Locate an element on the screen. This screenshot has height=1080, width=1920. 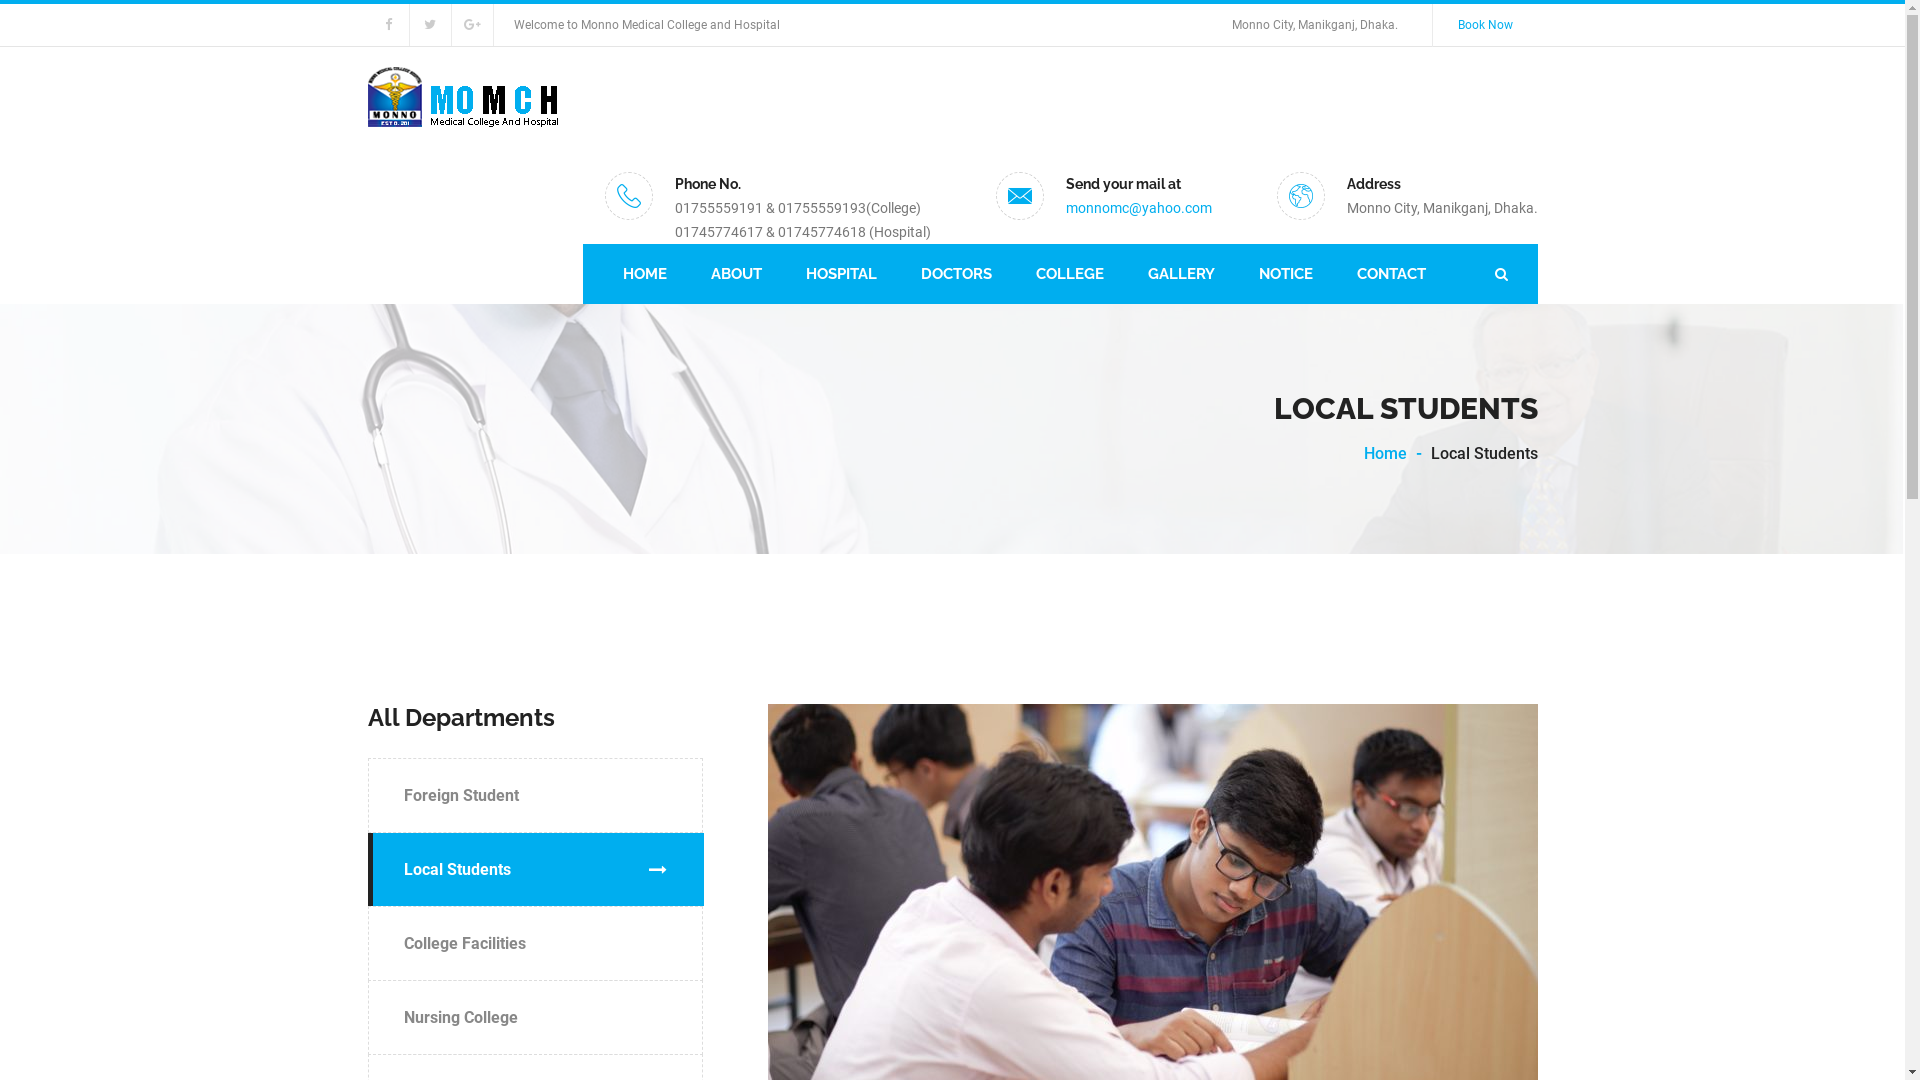
'ABOUT' is located at coordinates (734, 273).